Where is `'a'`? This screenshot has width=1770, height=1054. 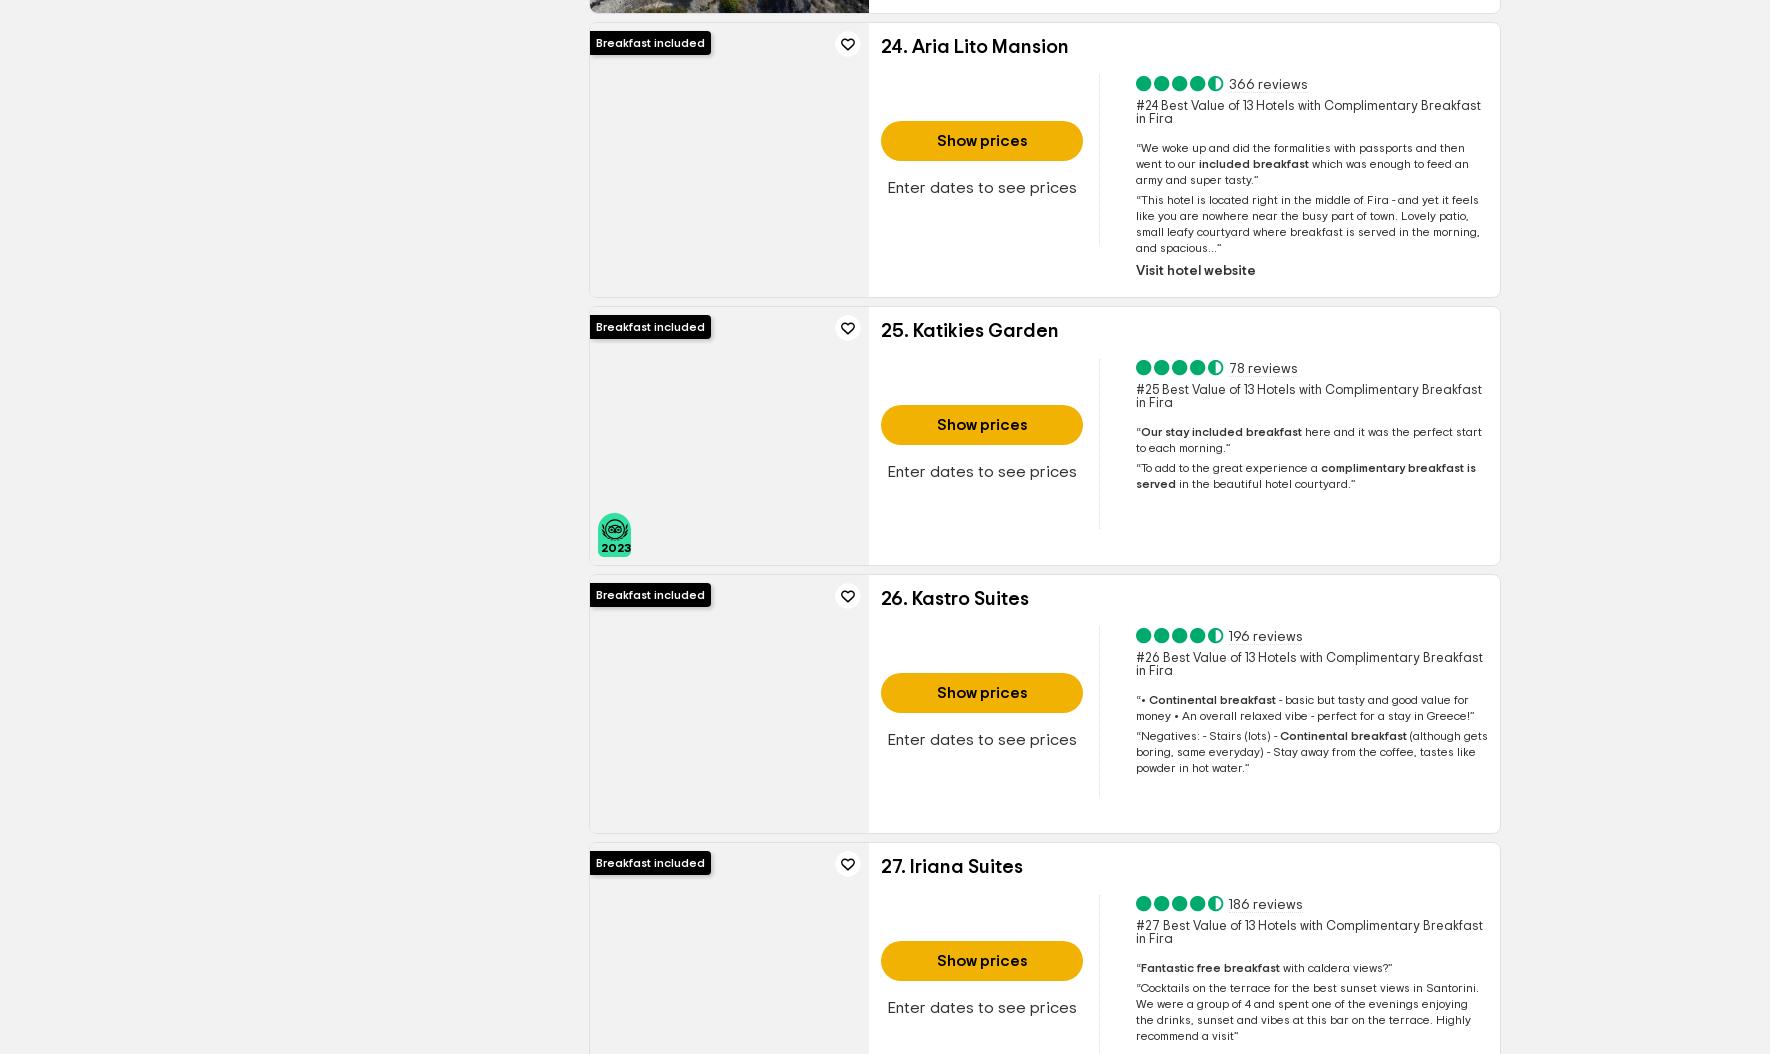
'a' is located at coordinates (1305, 467).